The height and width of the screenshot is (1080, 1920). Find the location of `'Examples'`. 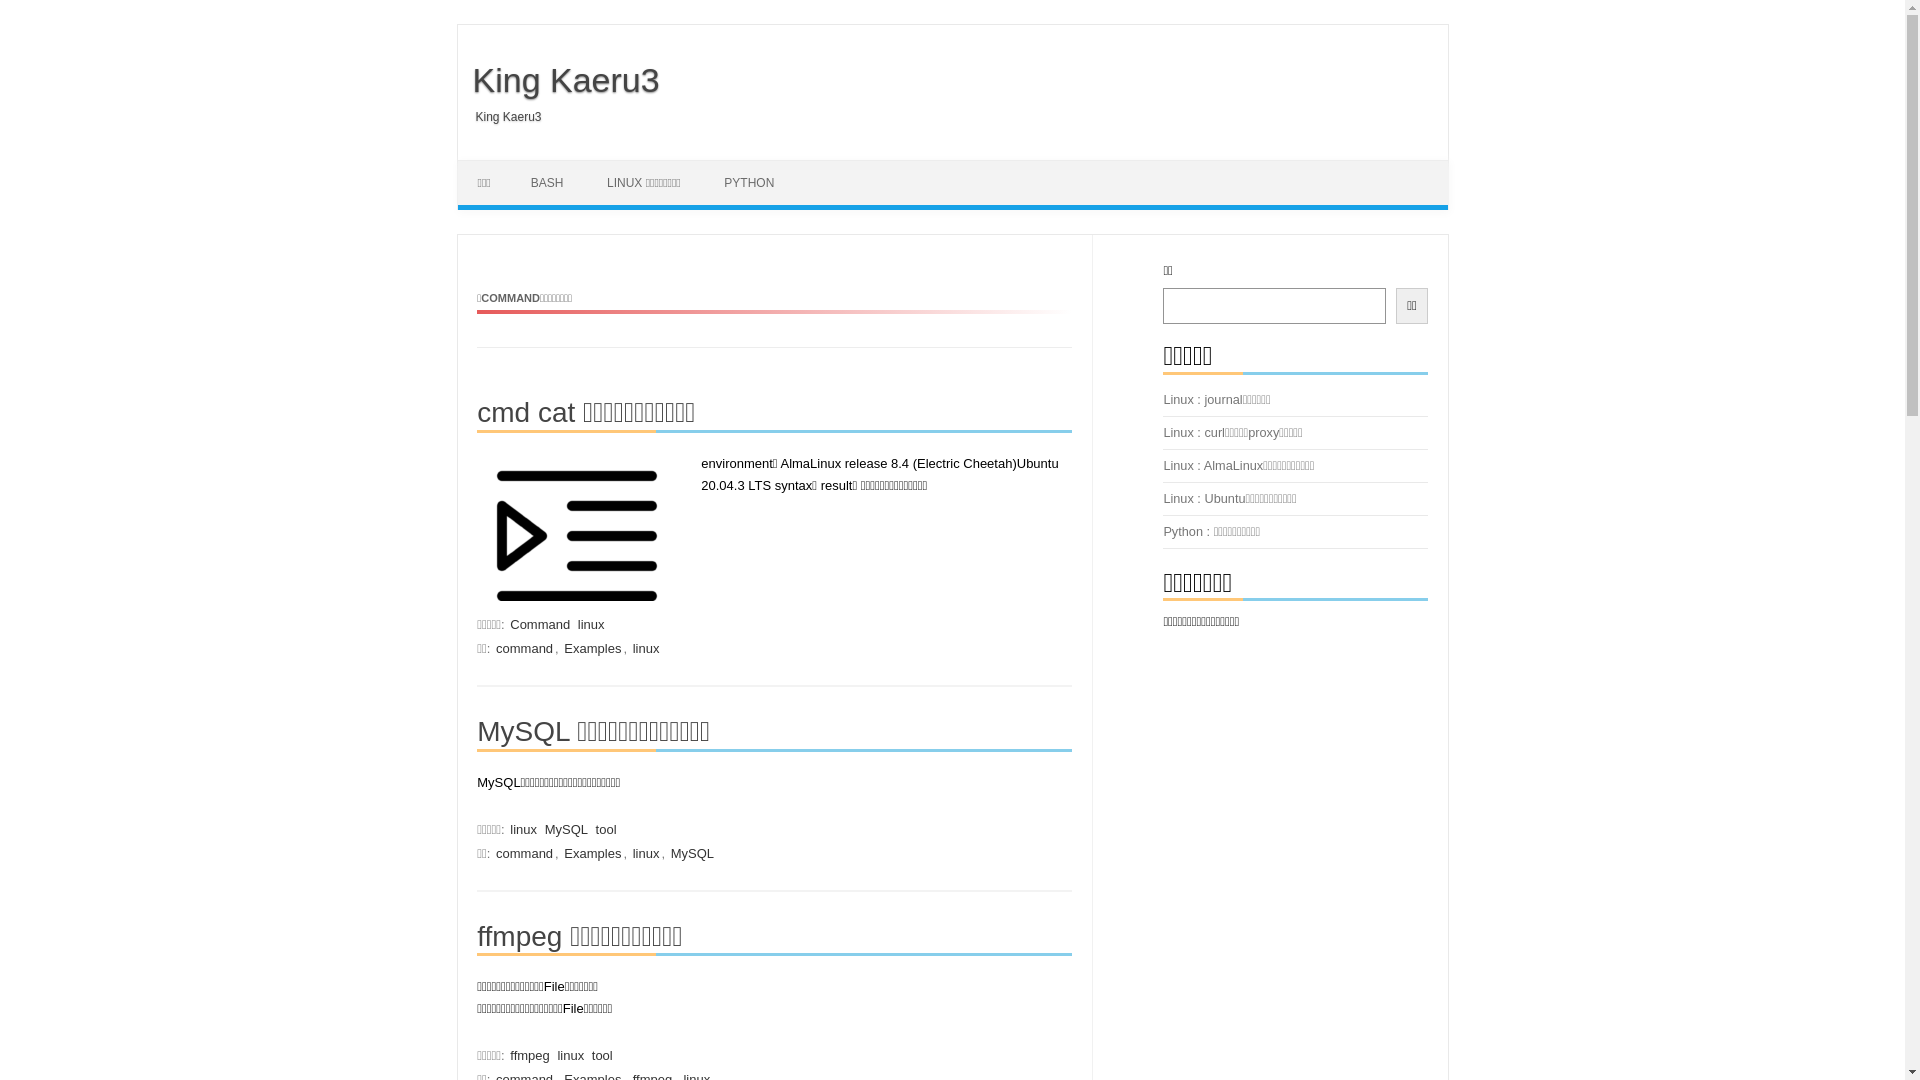

'Examples' is located at coordinates (560, 853).